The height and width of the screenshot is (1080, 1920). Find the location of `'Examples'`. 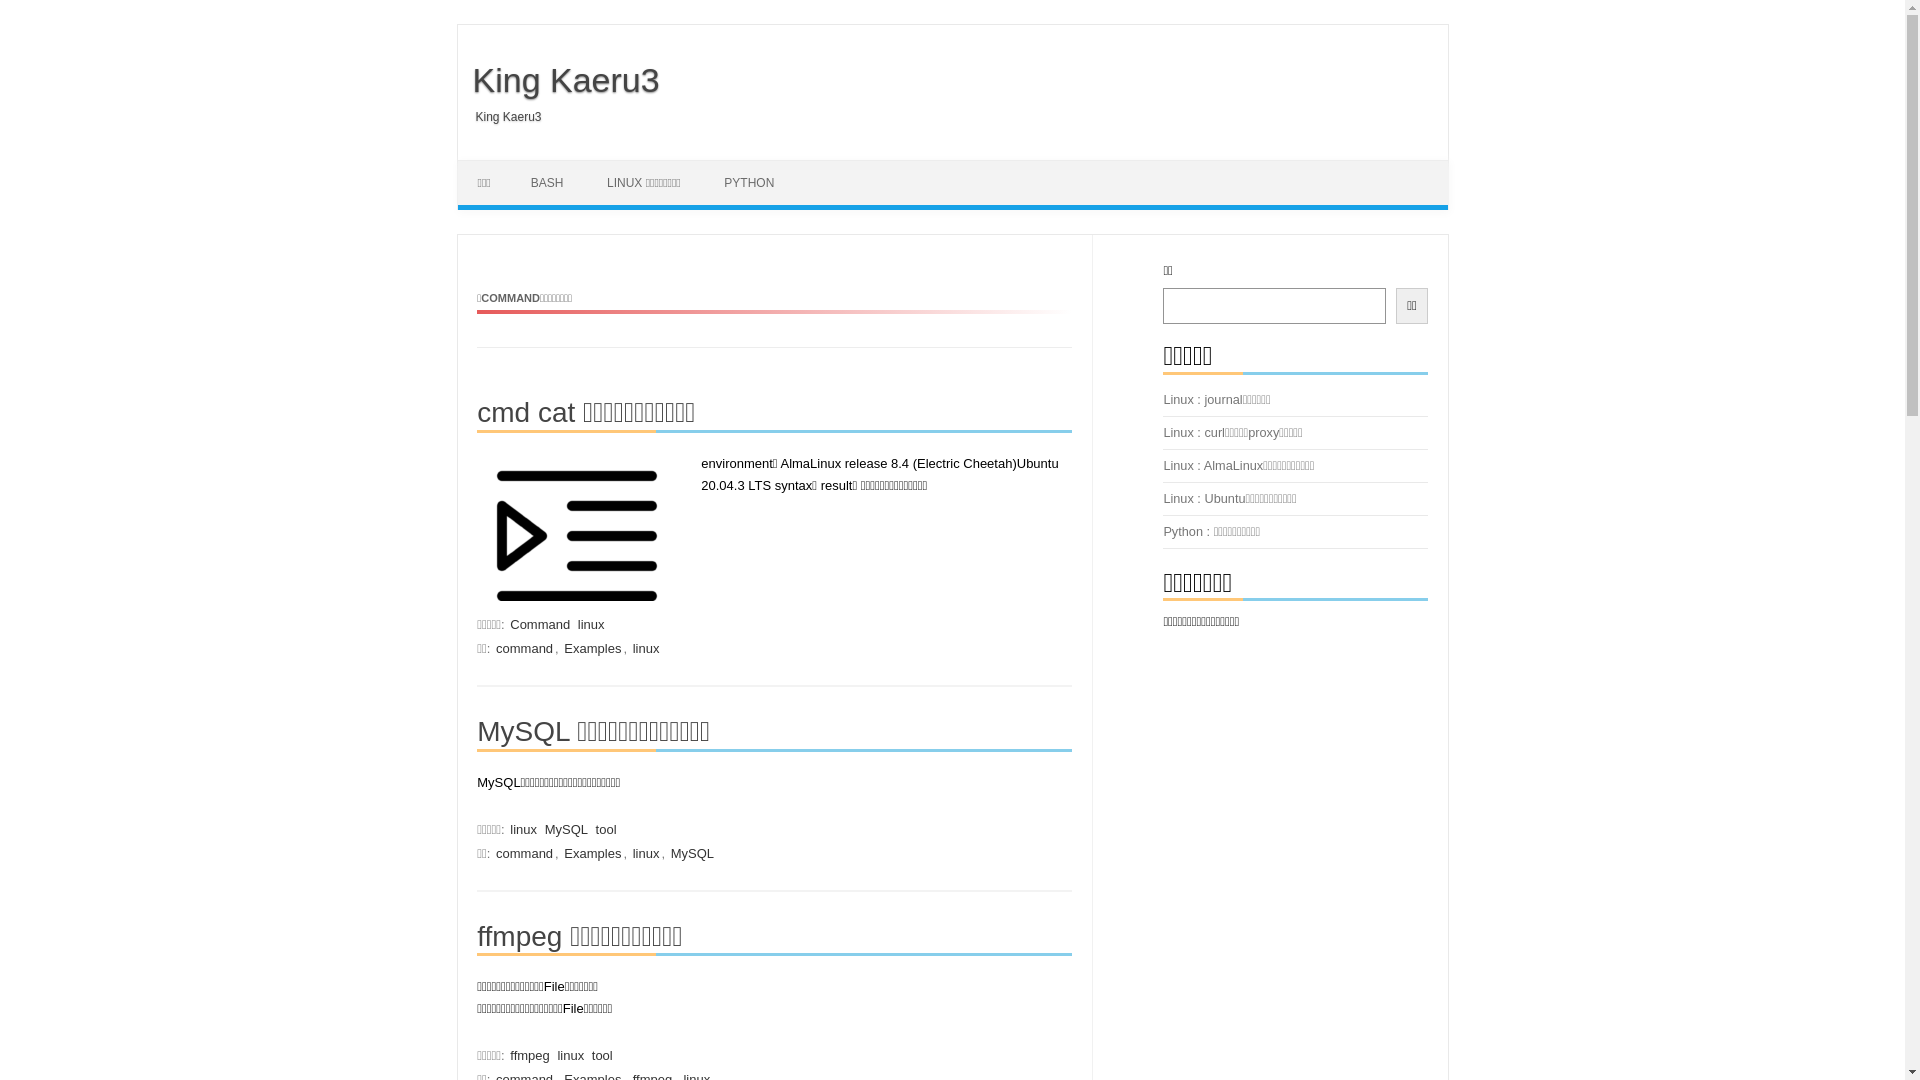

'Examples' is located at coordinates (560, 853).